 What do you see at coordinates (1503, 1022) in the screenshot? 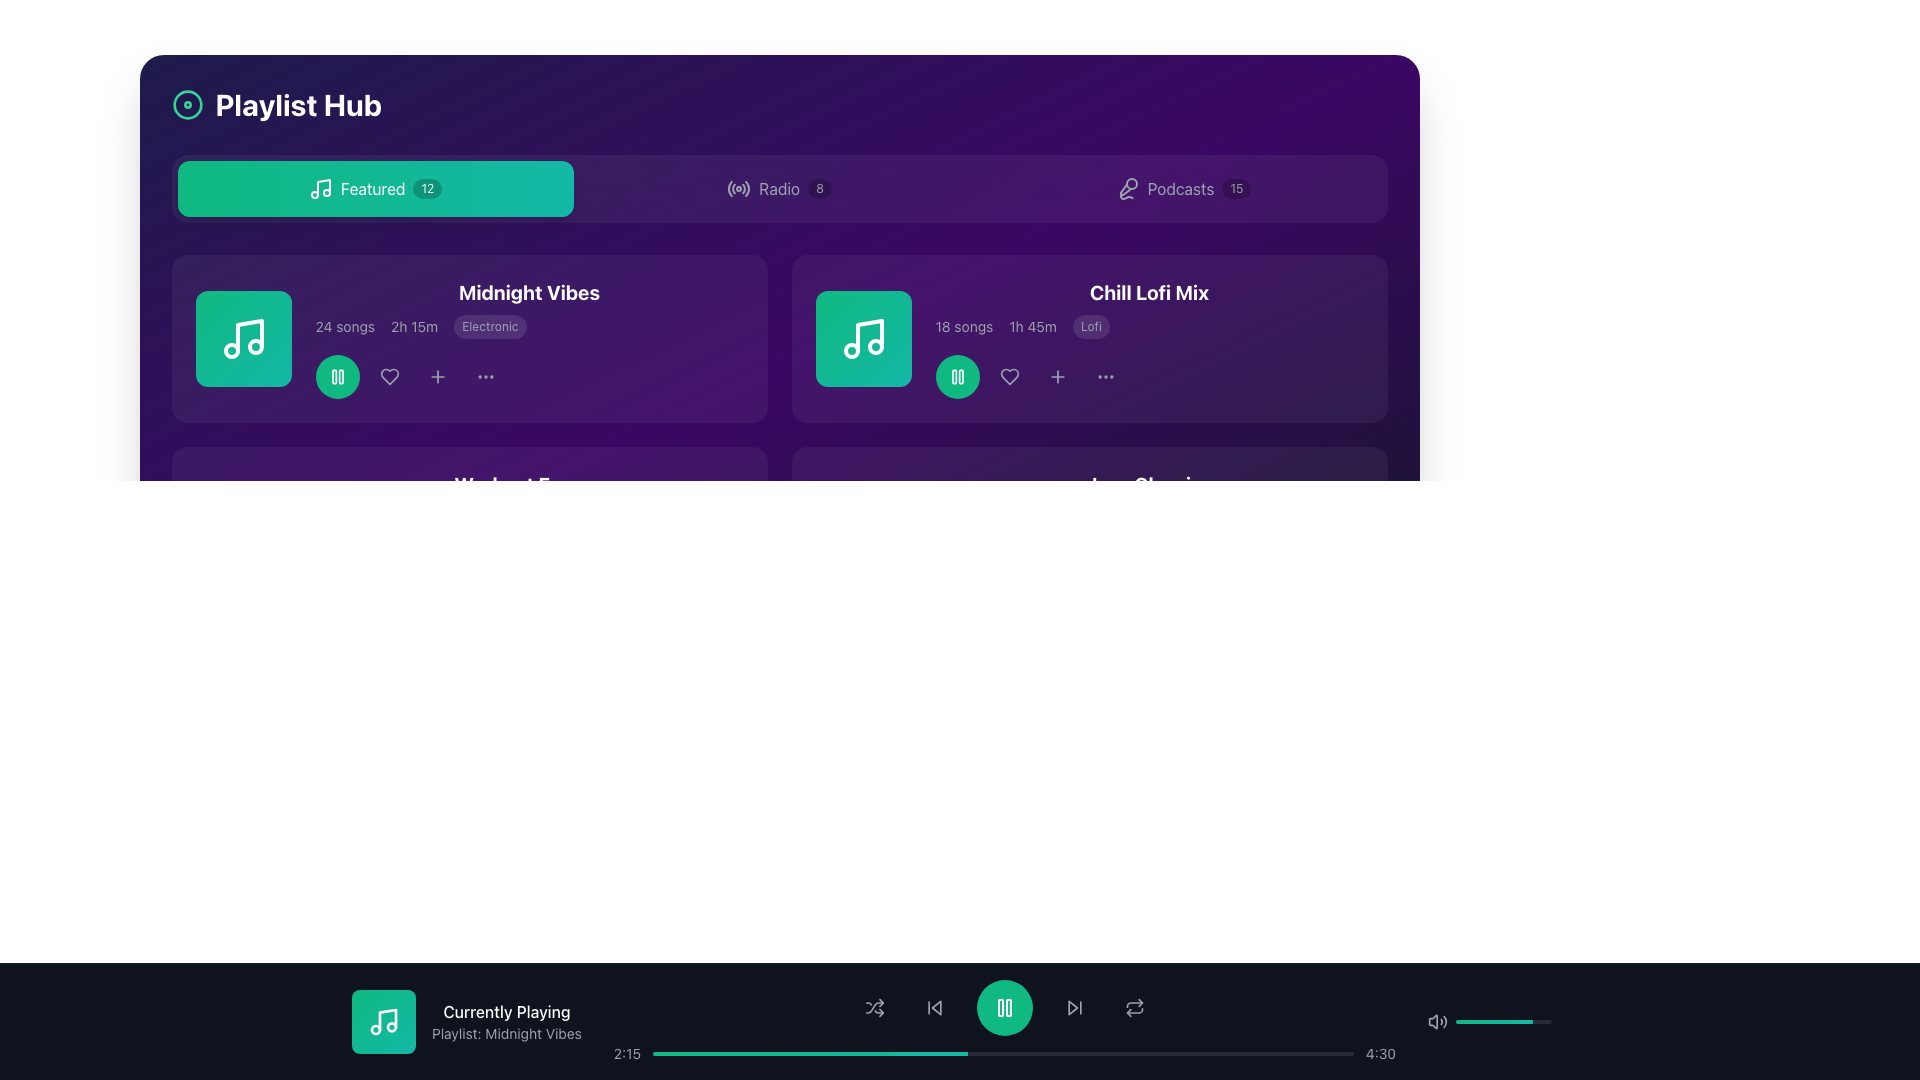
I see `the slider` at bounding box center [1503, 1022].